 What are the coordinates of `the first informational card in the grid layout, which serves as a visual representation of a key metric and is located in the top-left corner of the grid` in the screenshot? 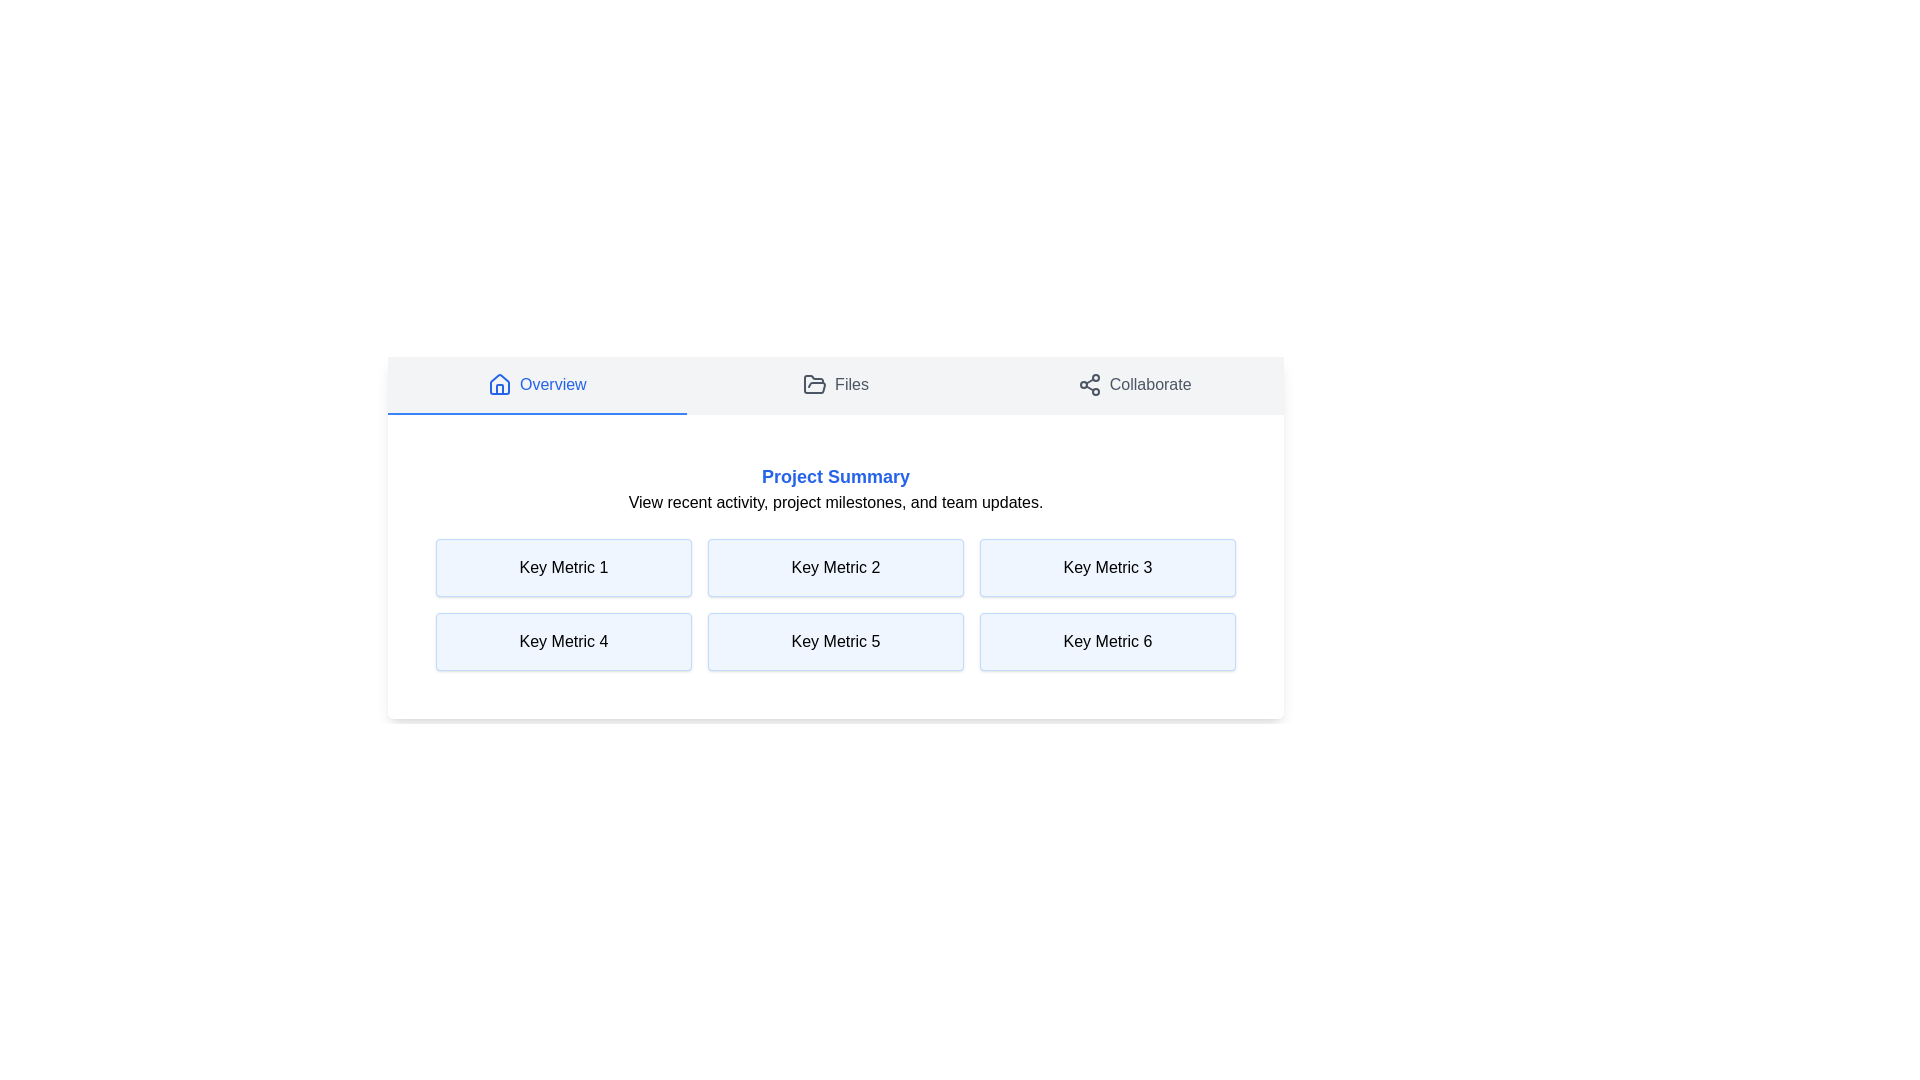 It's located at (563, 567).